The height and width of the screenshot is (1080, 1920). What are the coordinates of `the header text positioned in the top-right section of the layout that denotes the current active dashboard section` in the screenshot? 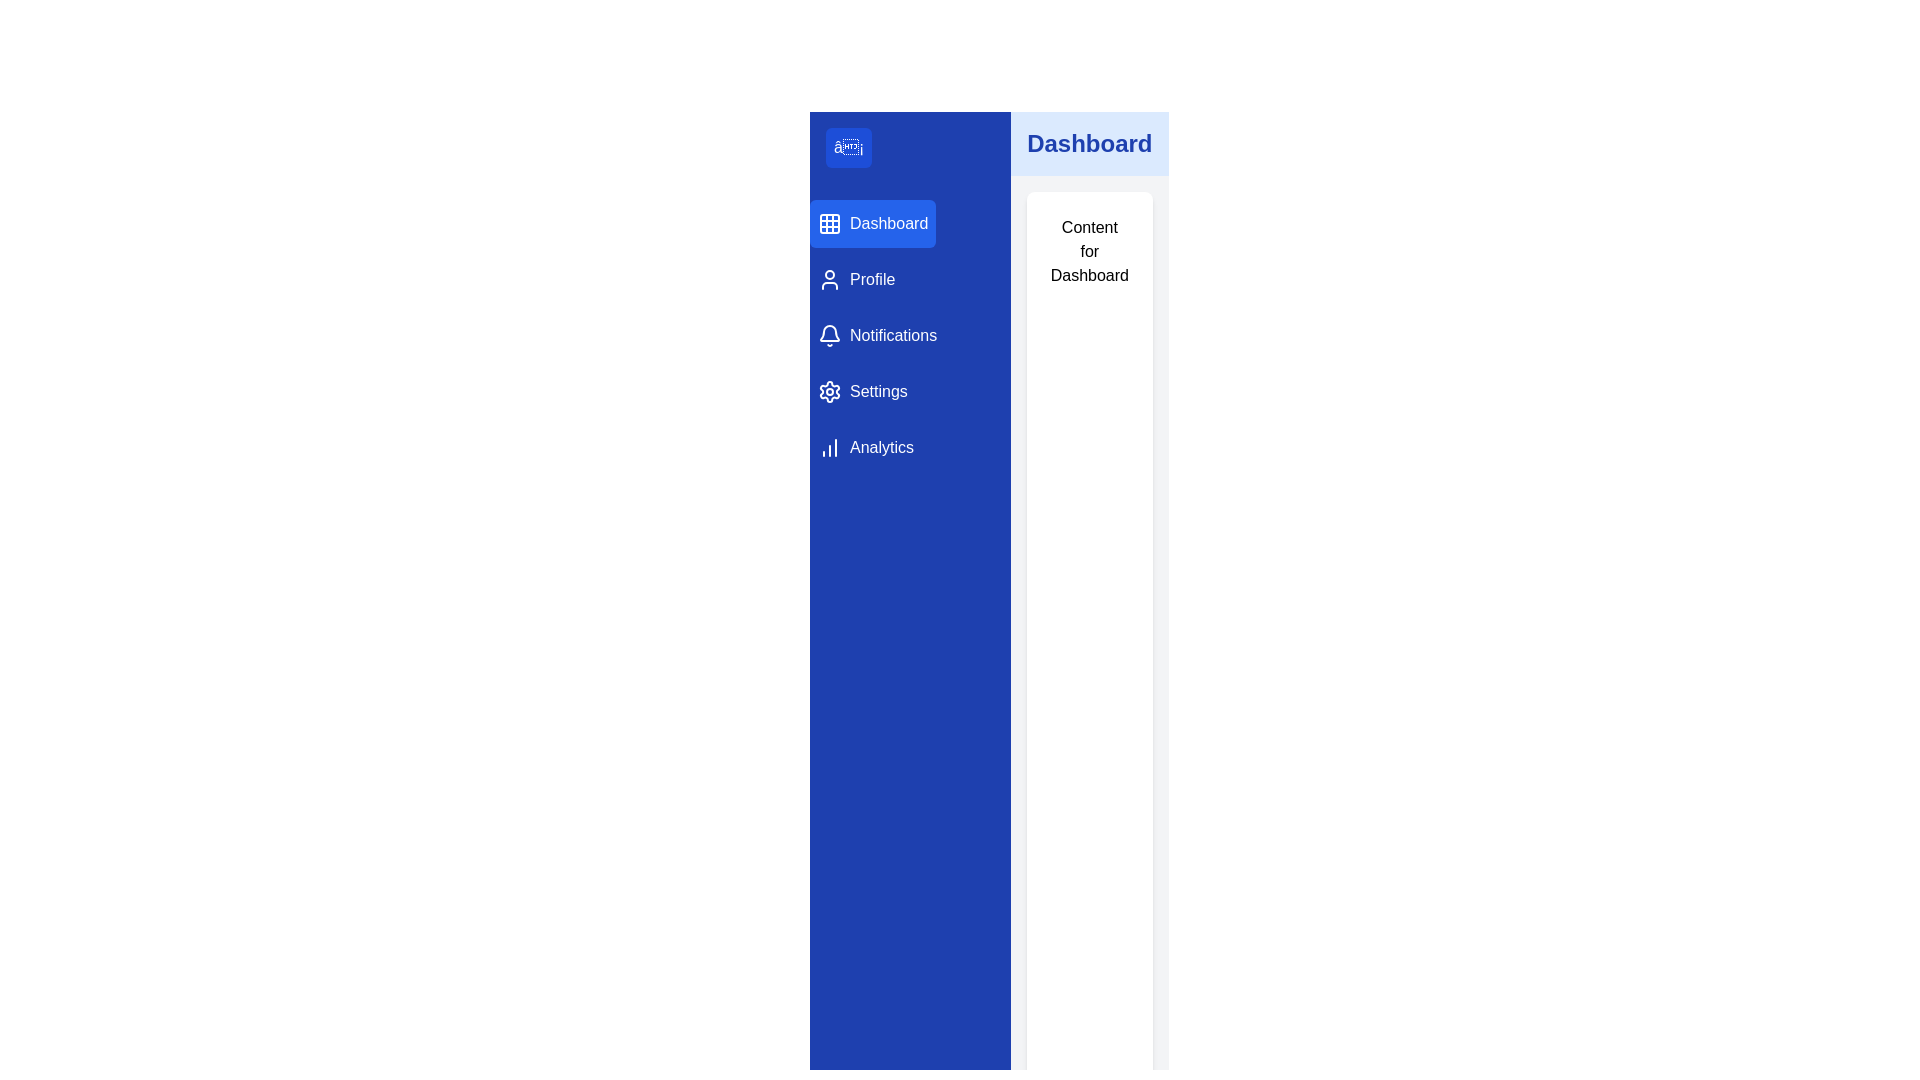 It's located at (1088, 142).